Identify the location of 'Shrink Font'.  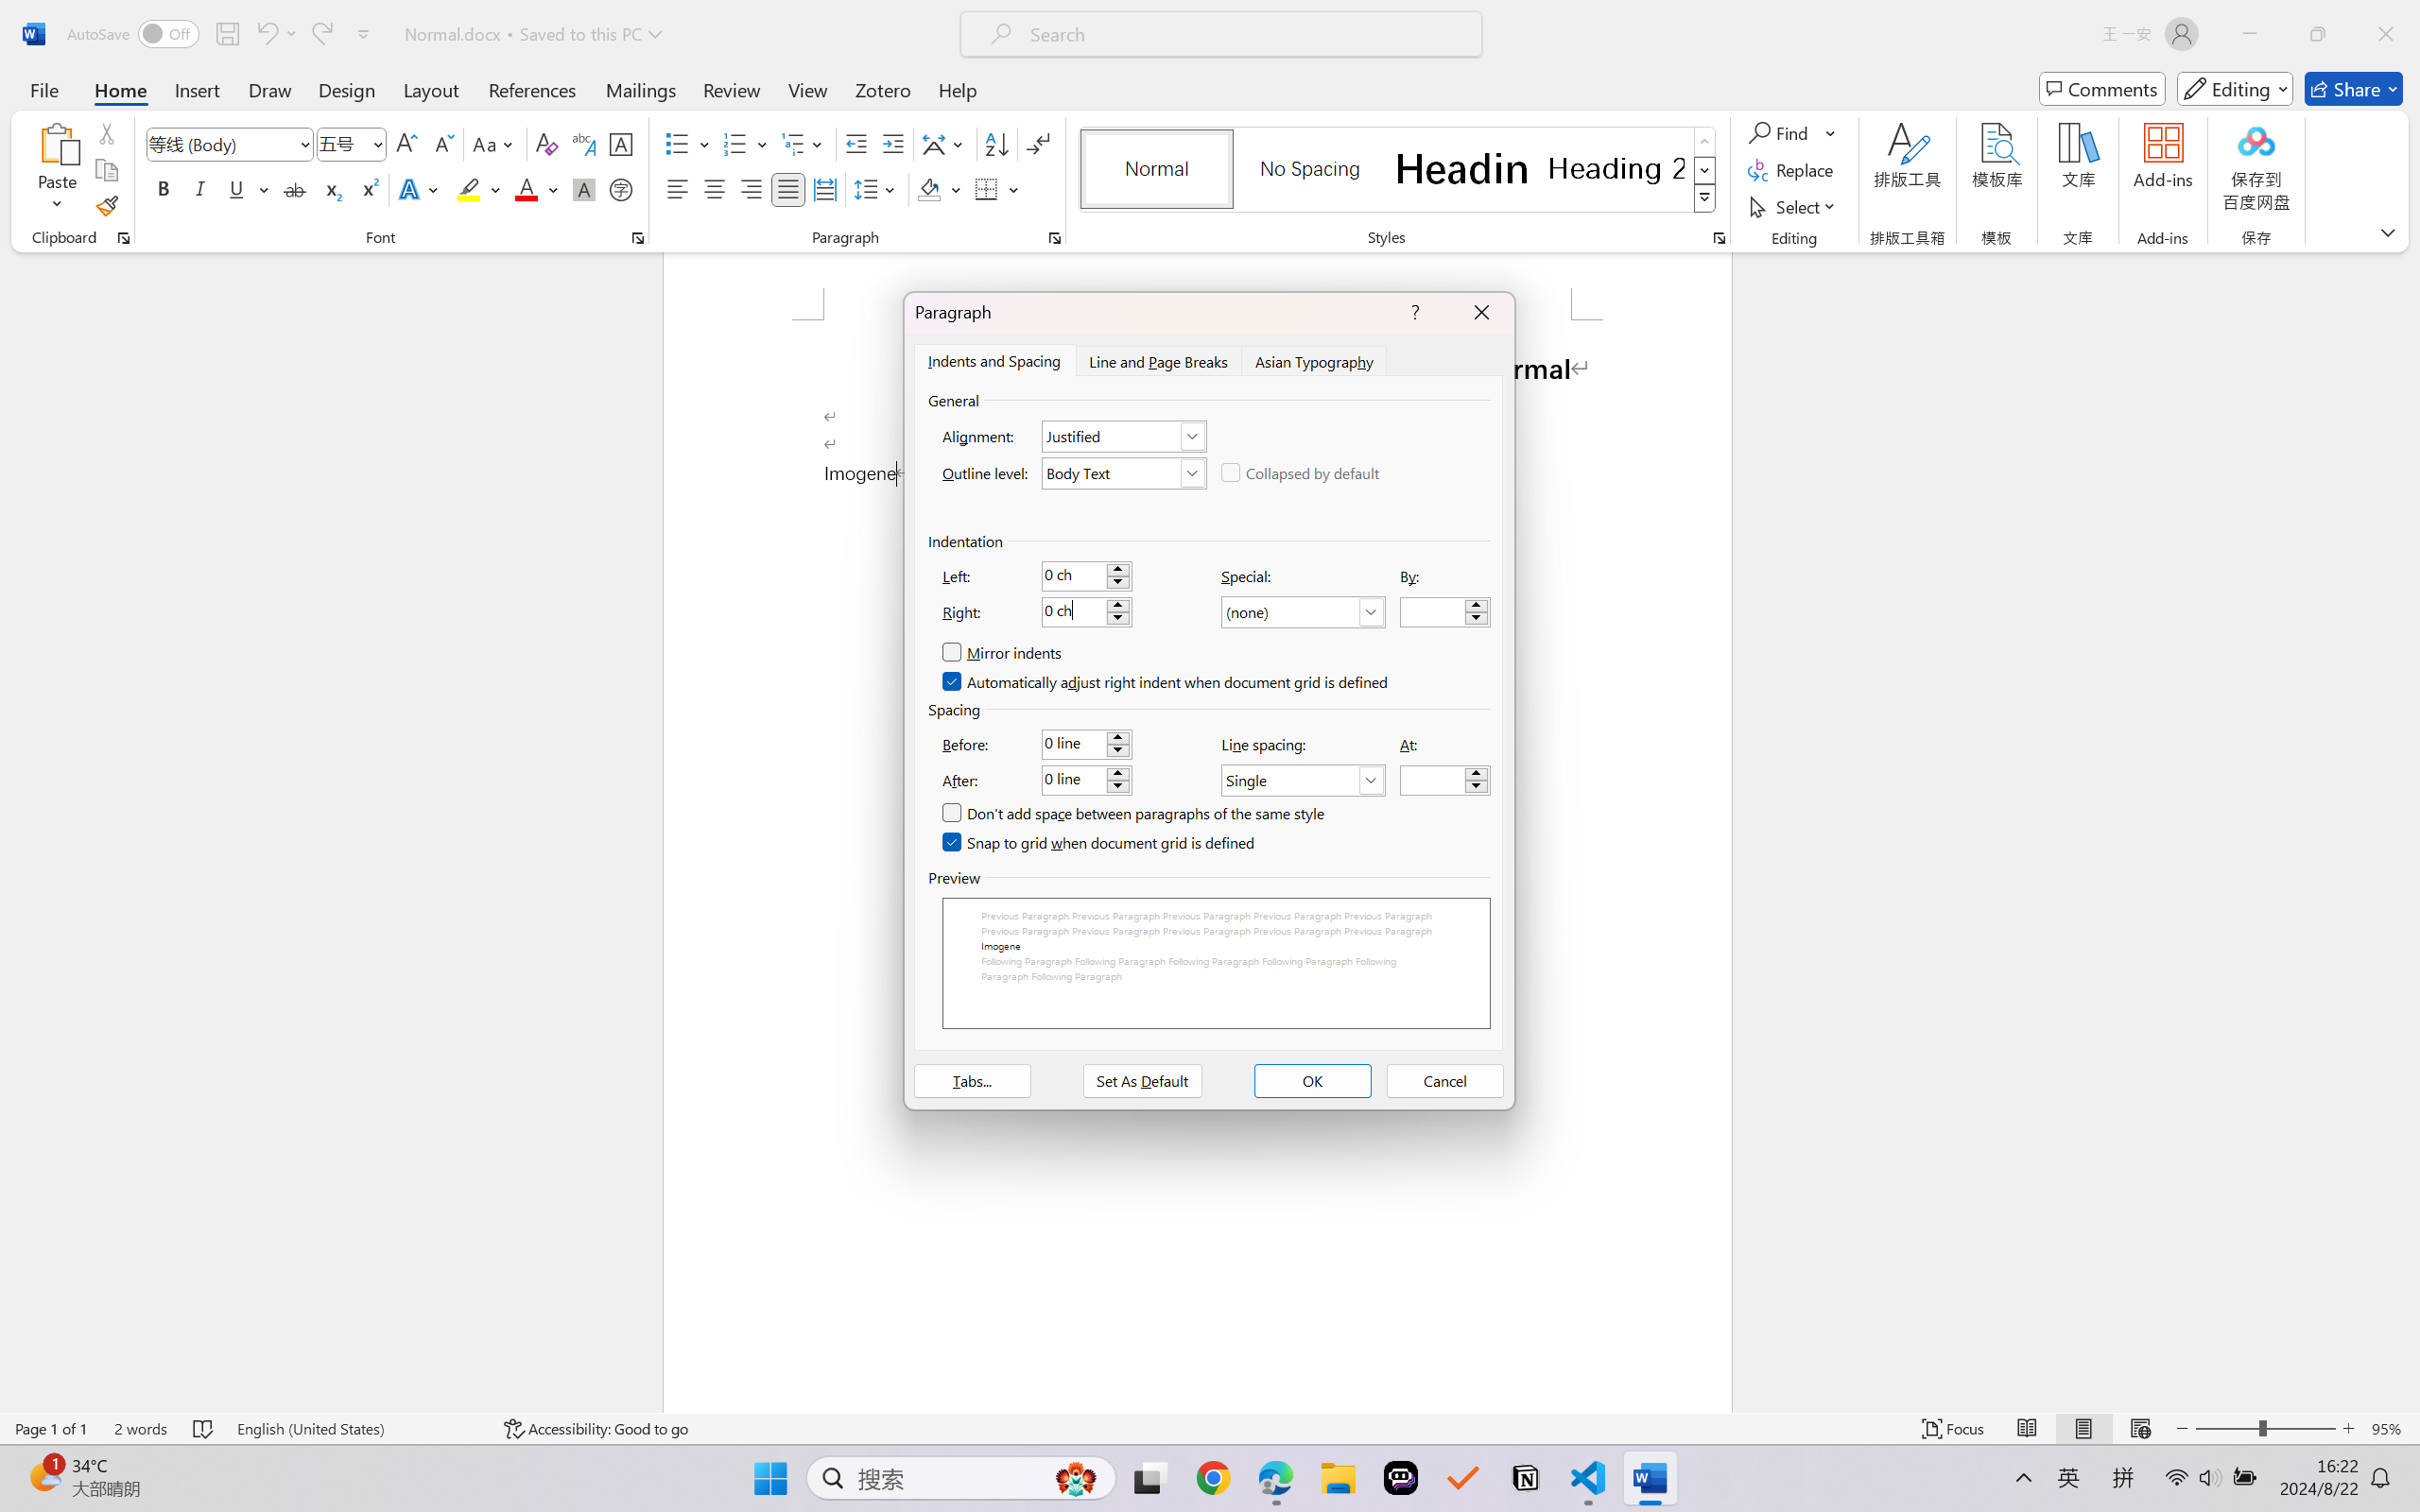
(441, 144).